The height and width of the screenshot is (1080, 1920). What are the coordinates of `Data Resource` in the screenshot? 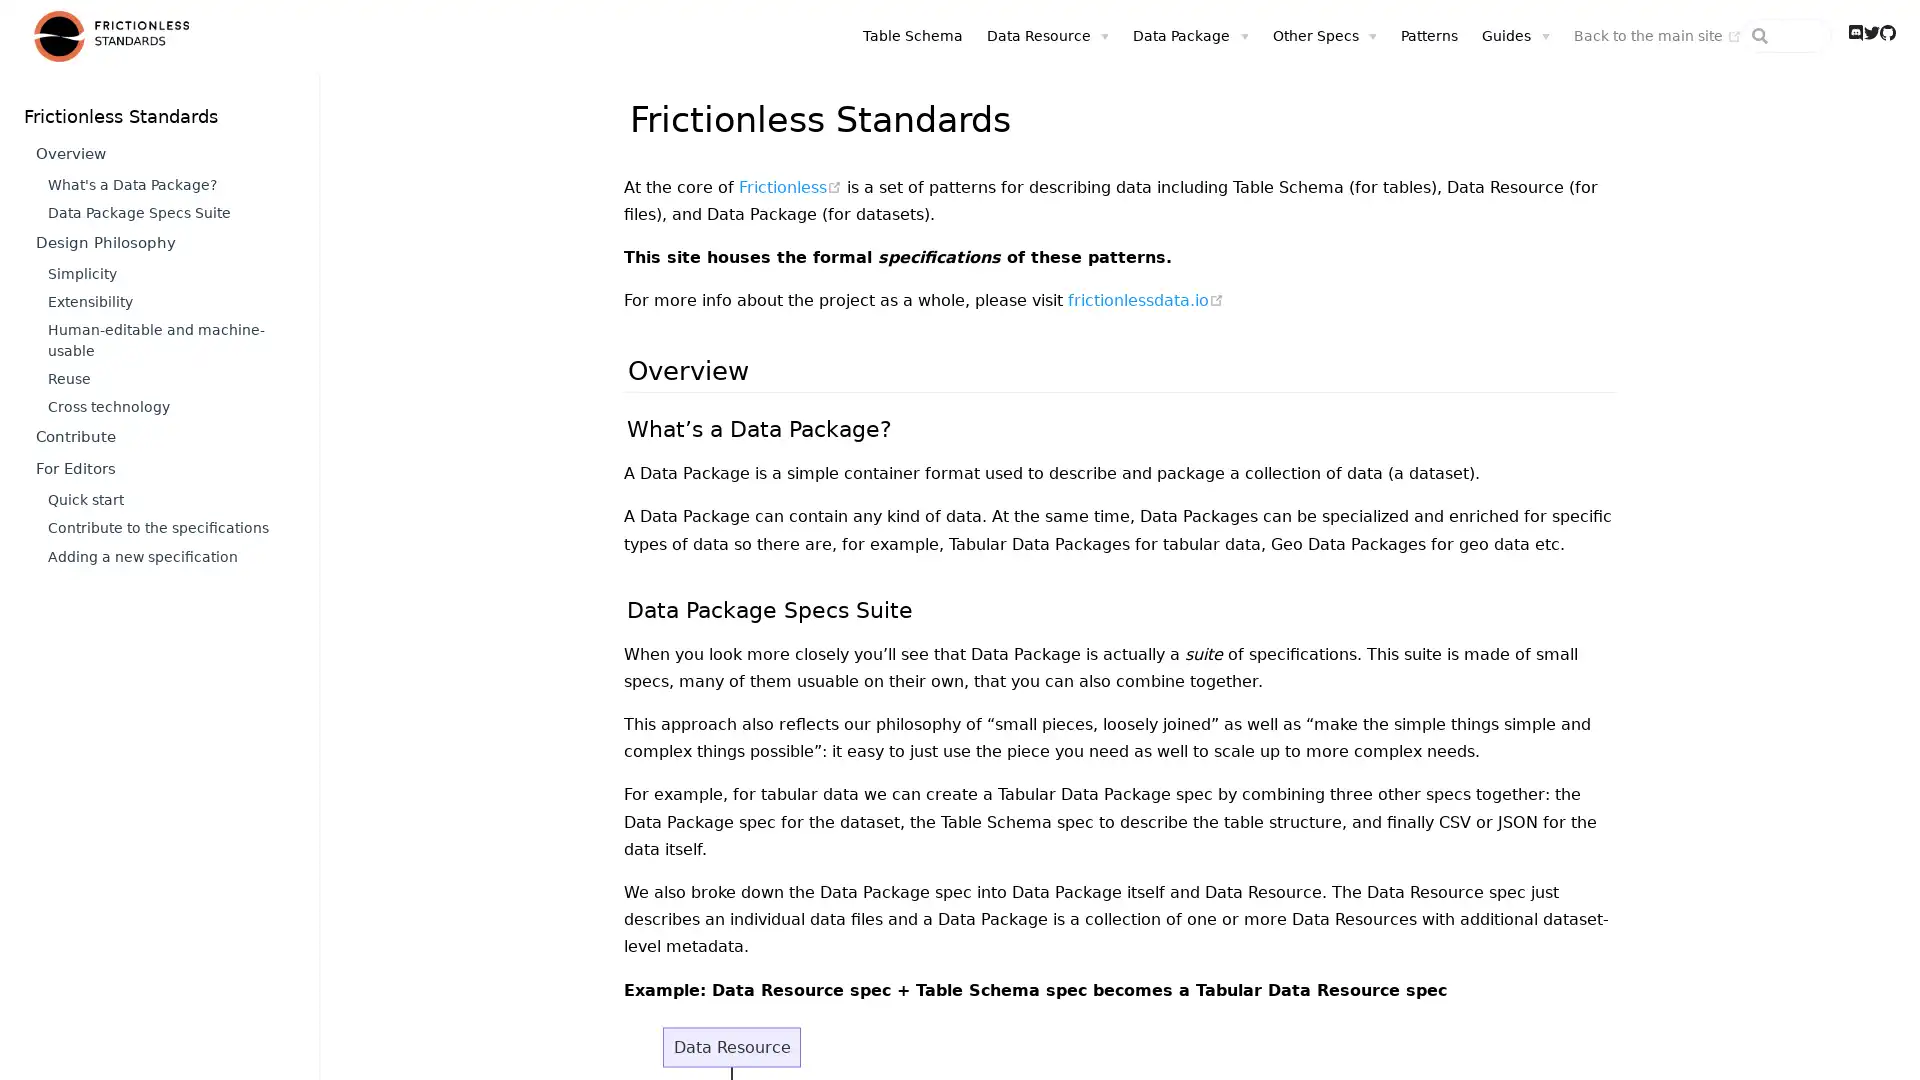 It's located at (935, 35).